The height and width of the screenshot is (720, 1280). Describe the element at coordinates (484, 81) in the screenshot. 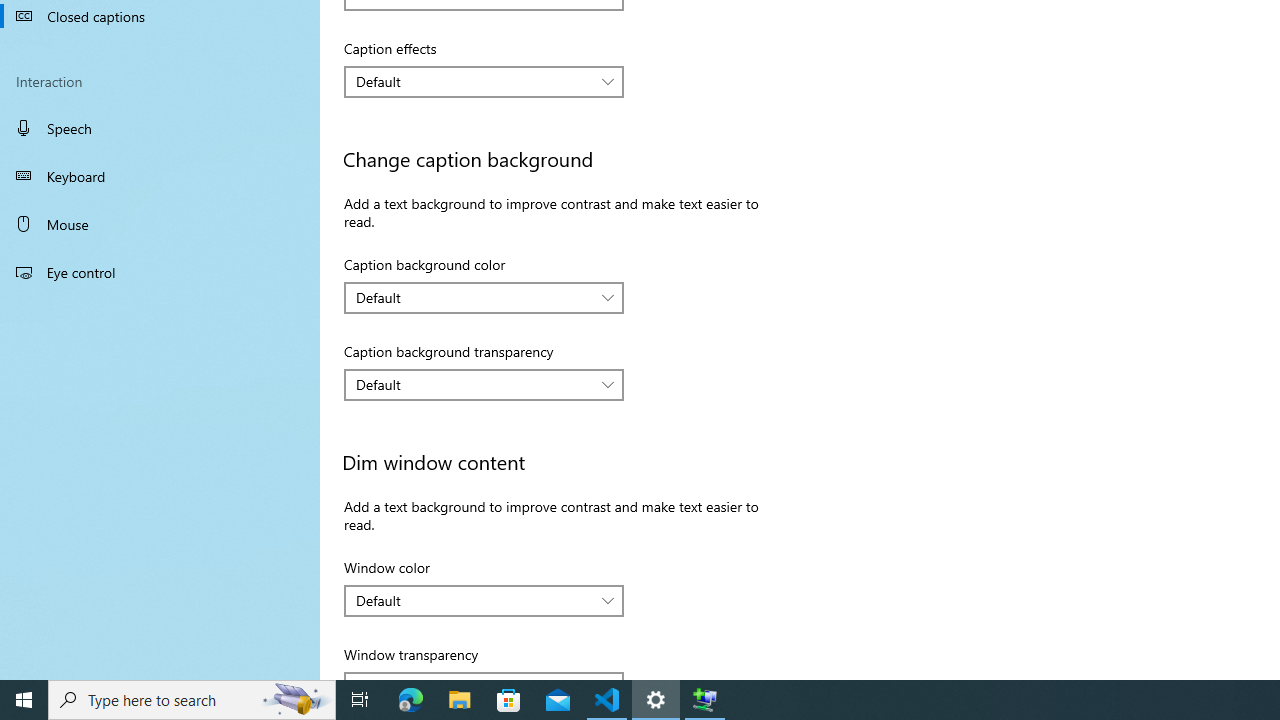

I see `'Caption effects'` at that location.